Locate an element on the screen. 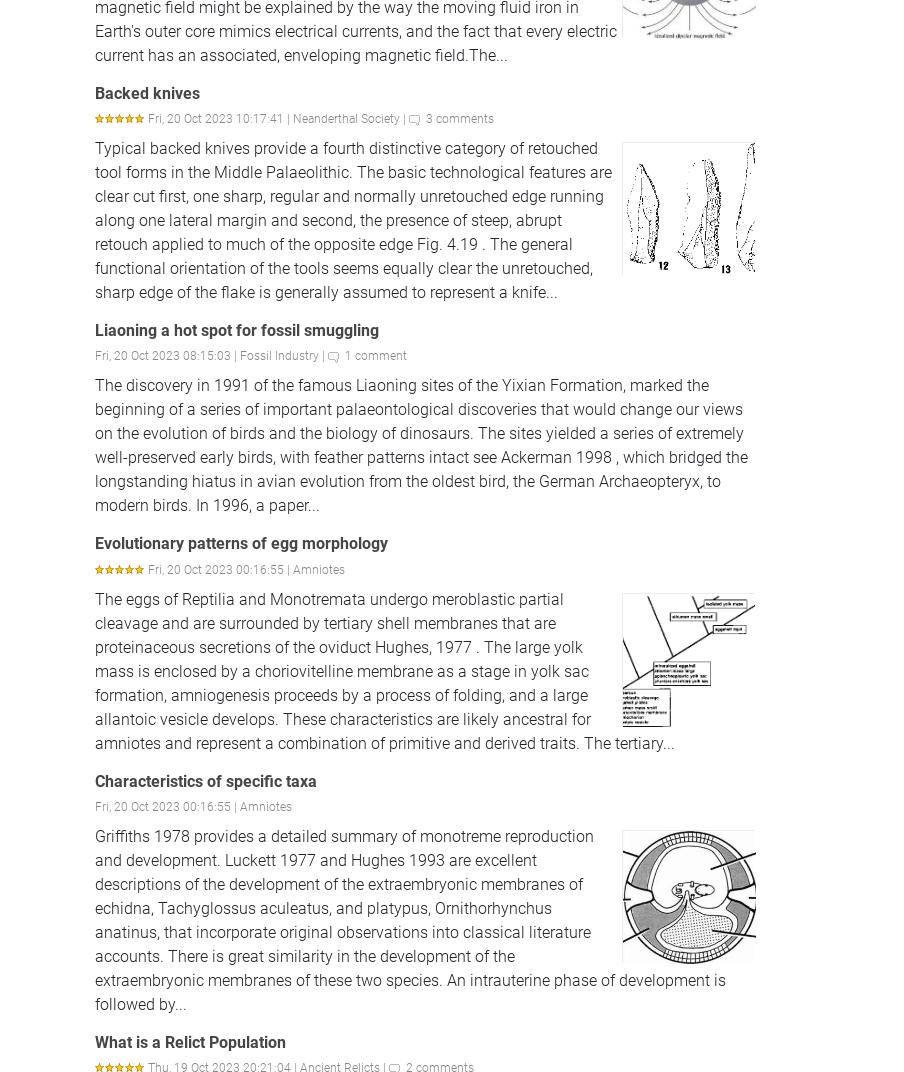 The image size is (904, 1072). '1 comment' is located at coordinates (374, 356).